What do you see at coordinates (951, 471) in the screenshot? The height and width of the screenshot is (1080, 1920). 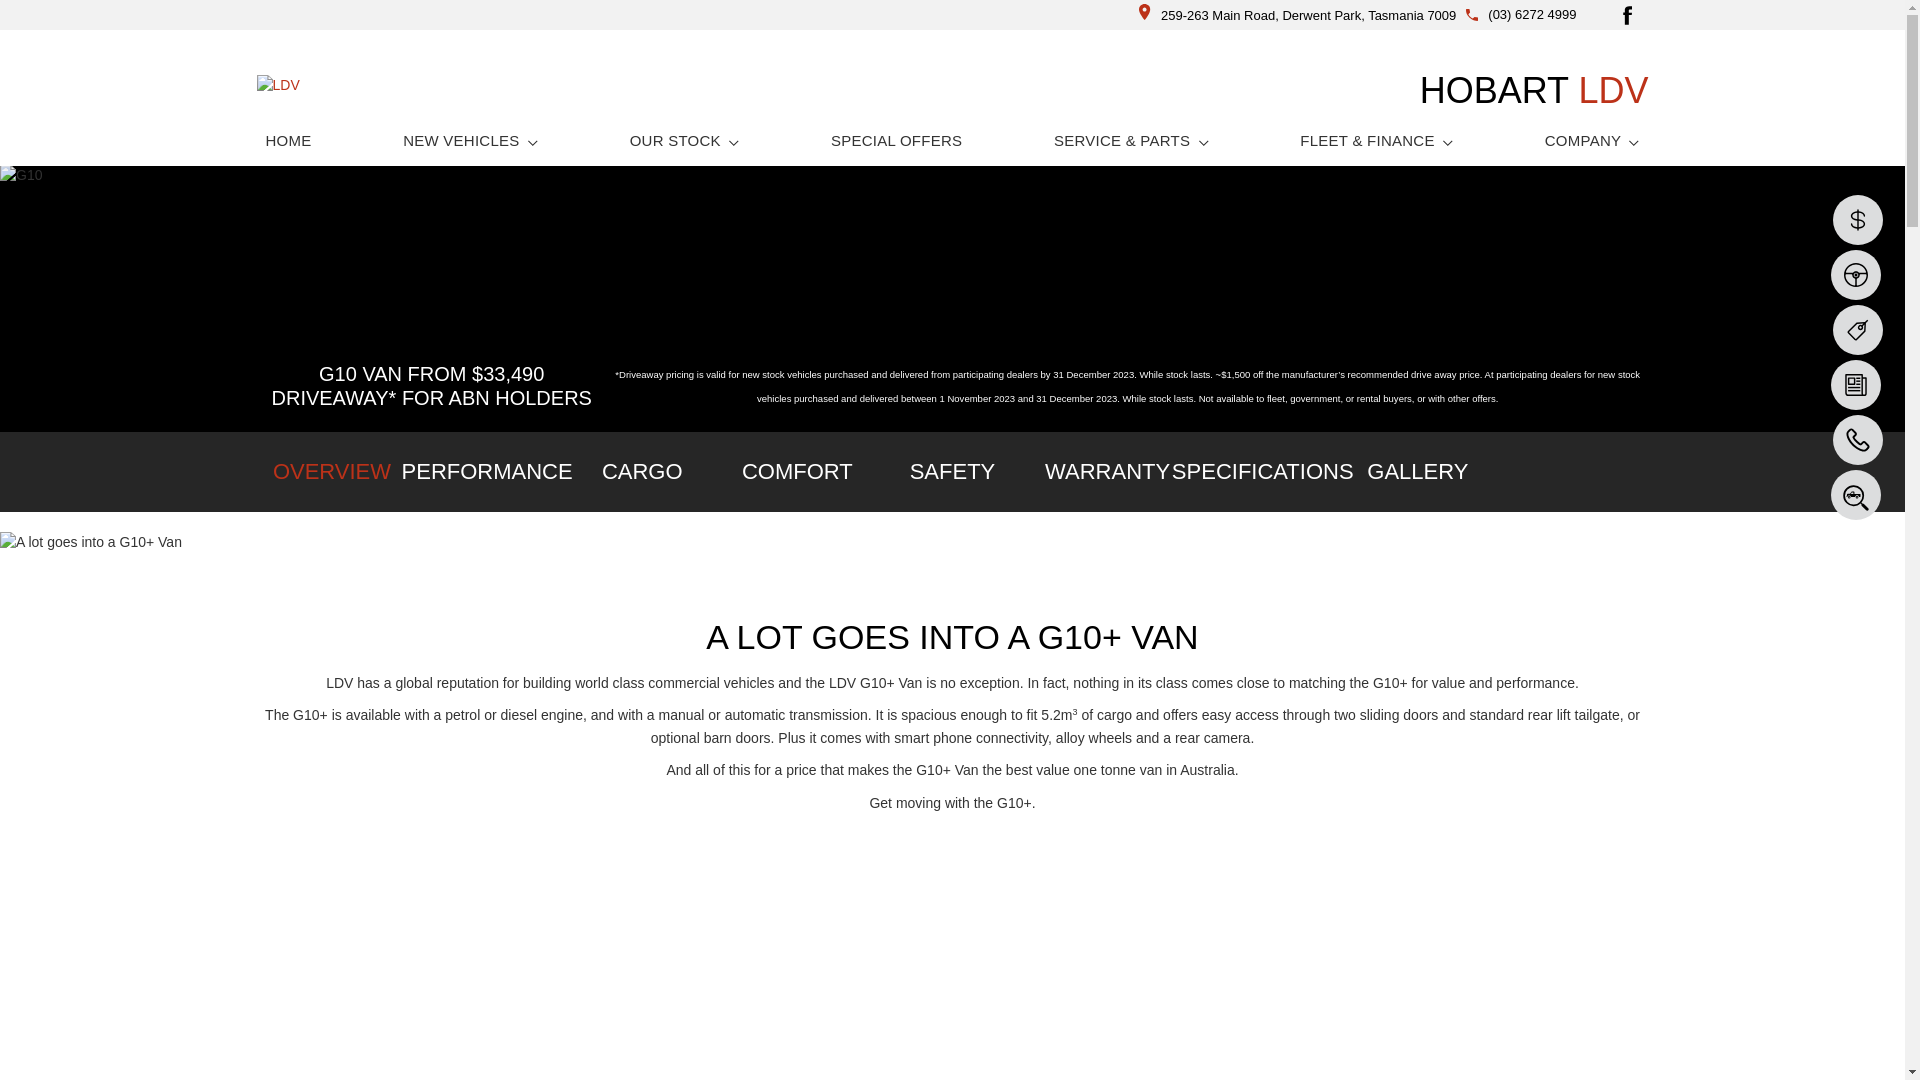 I see `'SAFETY'` at bounding box center [951, 471].